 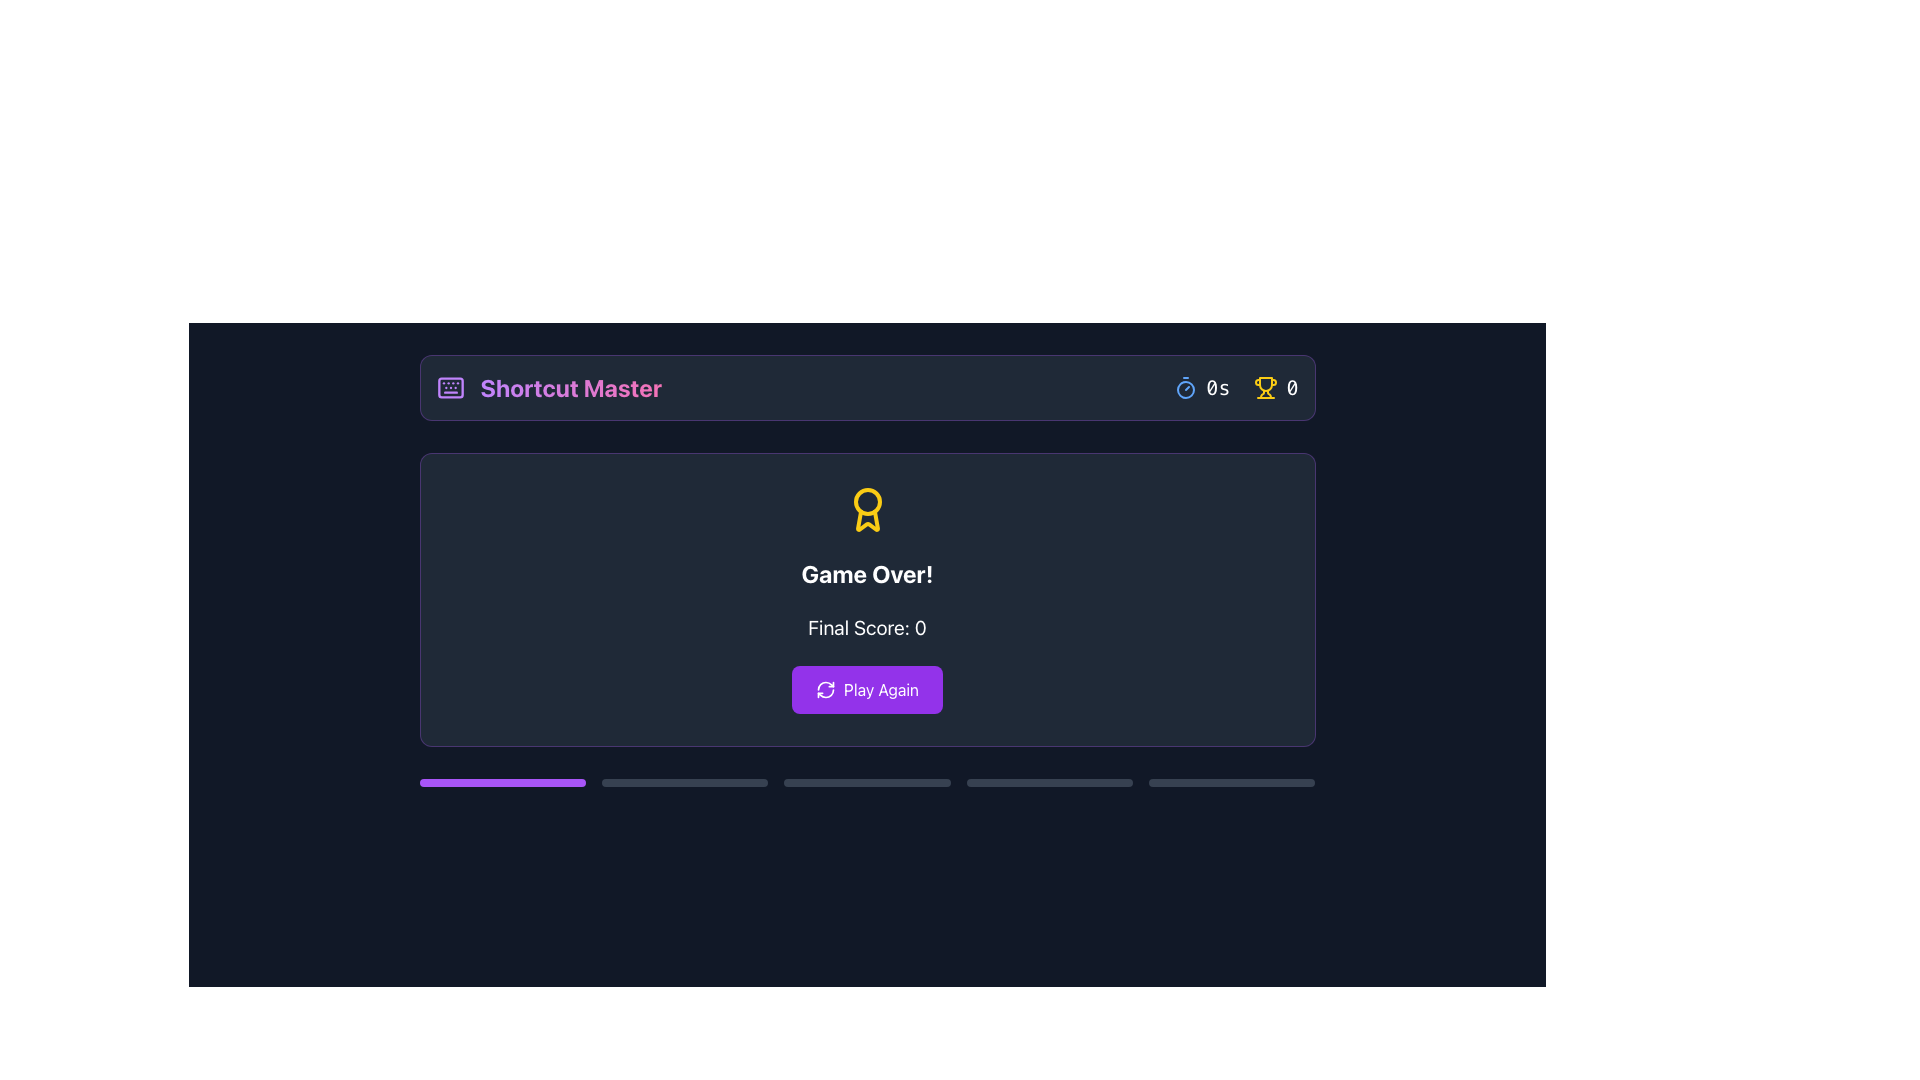 What do you see at coordinates (867, 782) in the screenshot?
I see `the third progress indicator in a row of five horizontal bars located below the primary content section` at bounding box center [867, 782].